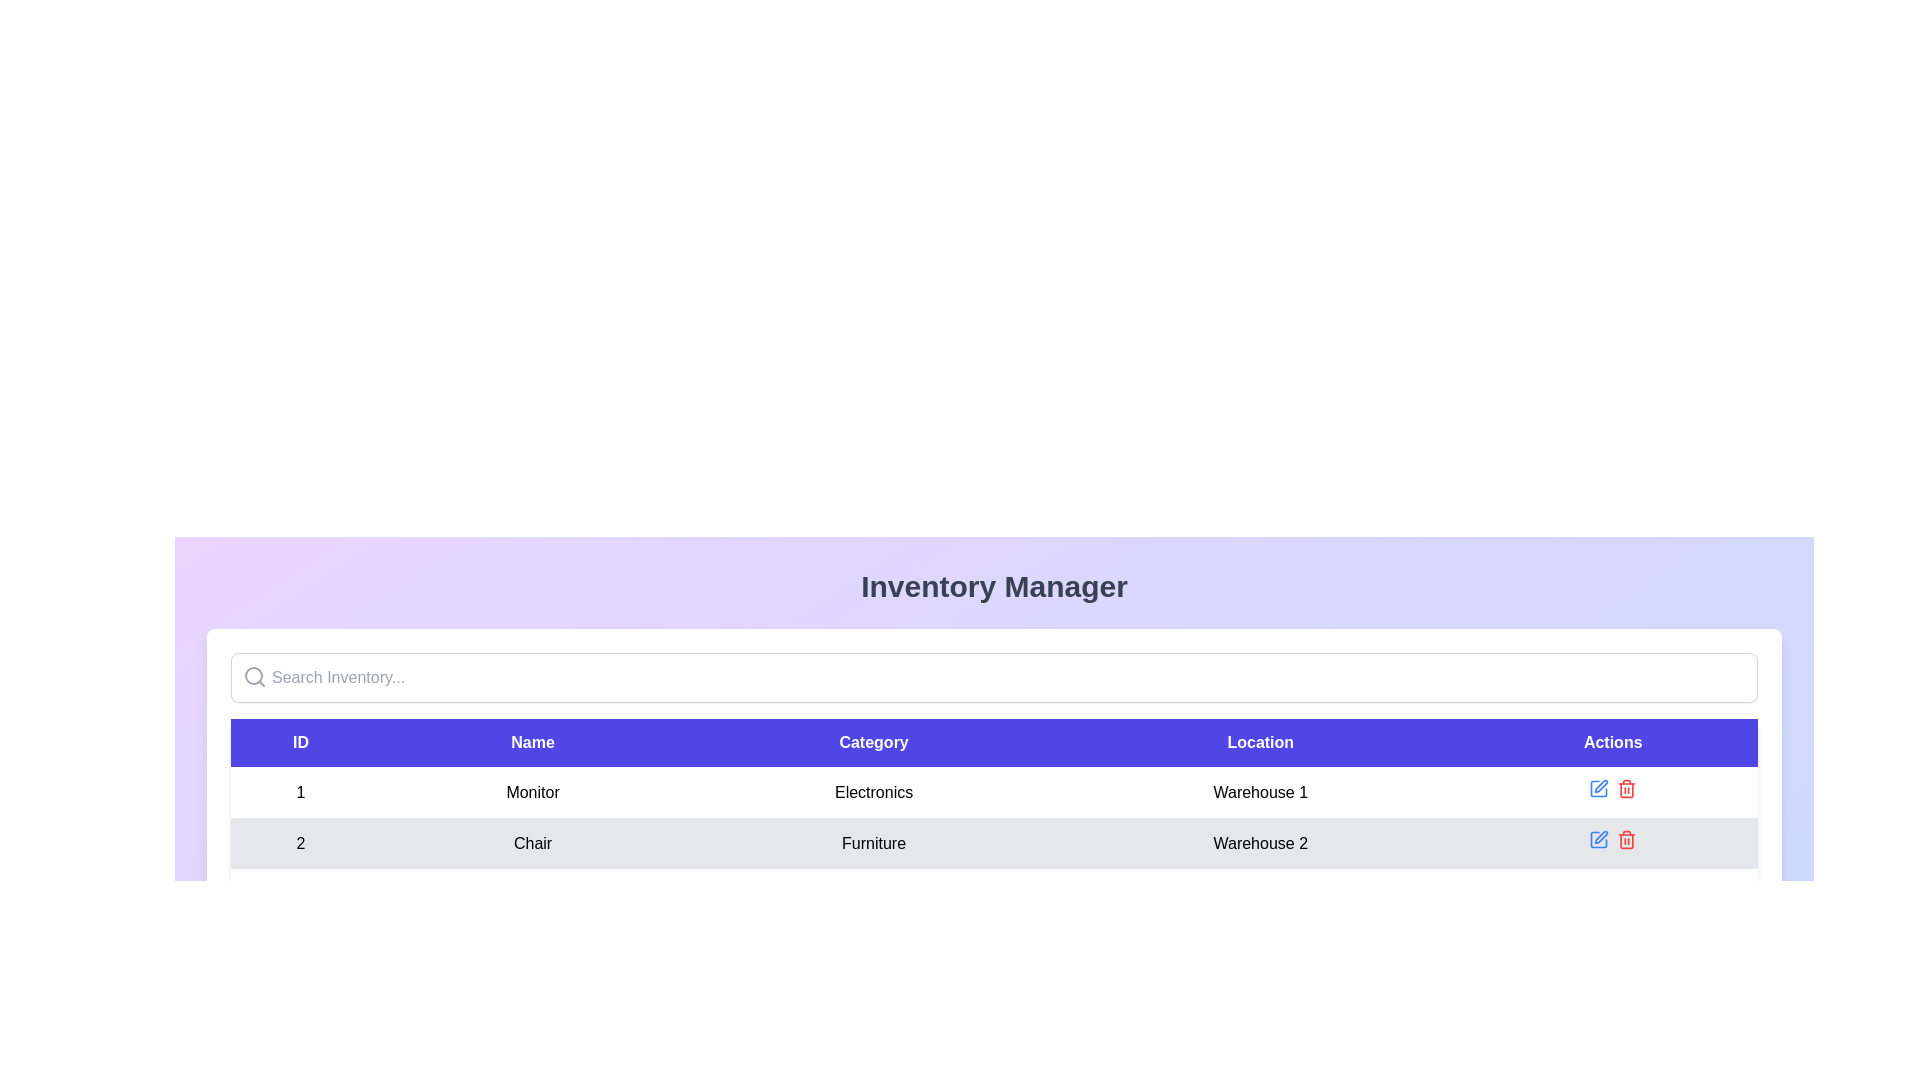 Image resolution: width=1920 pixels, height=1080 pixels. What do you see at coordinates (300, 743) in the screenshot?
I see `the header label for the IDs column in the table, which is the first column header located at the top-left of the table and to the left of the 'Name' header` at bounding box center [300, 743].